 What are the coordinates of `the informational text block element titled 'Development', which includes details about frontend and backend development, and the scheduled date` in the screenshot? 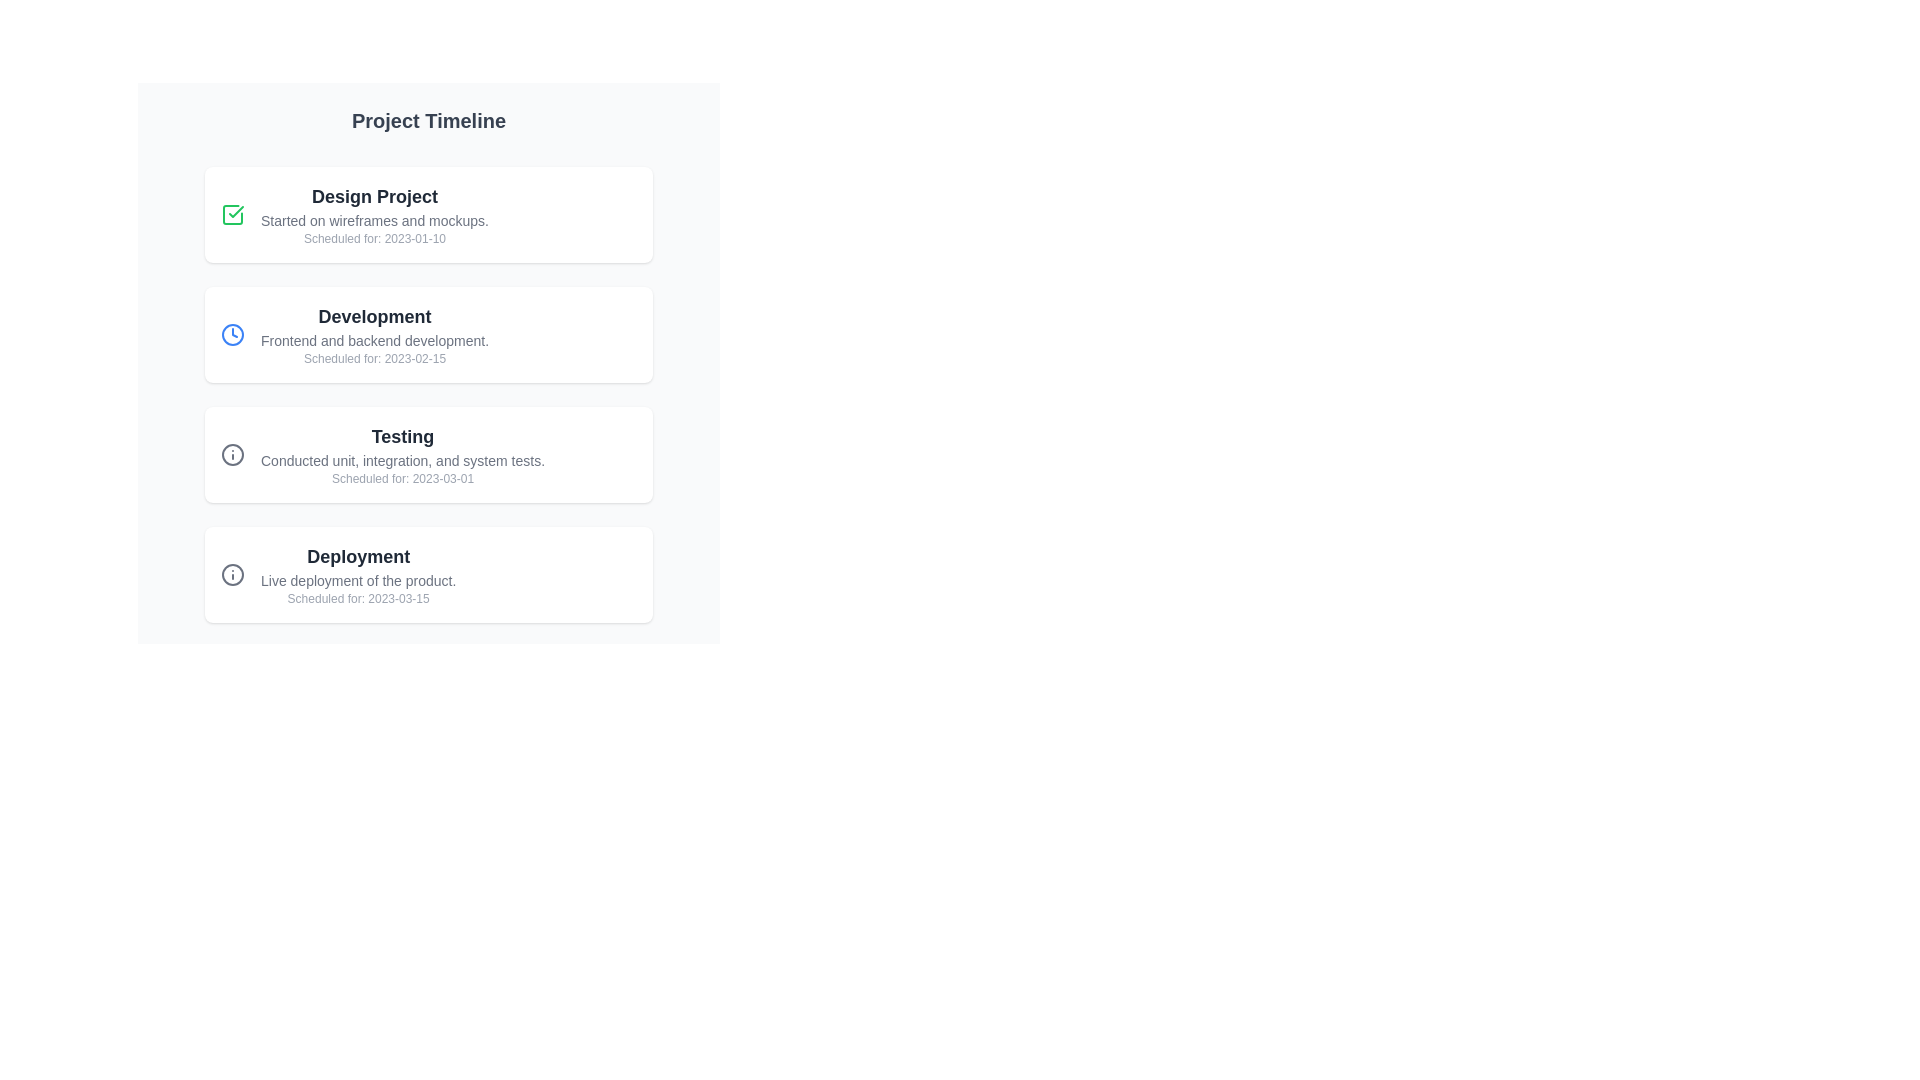 It's located at (374, 334).